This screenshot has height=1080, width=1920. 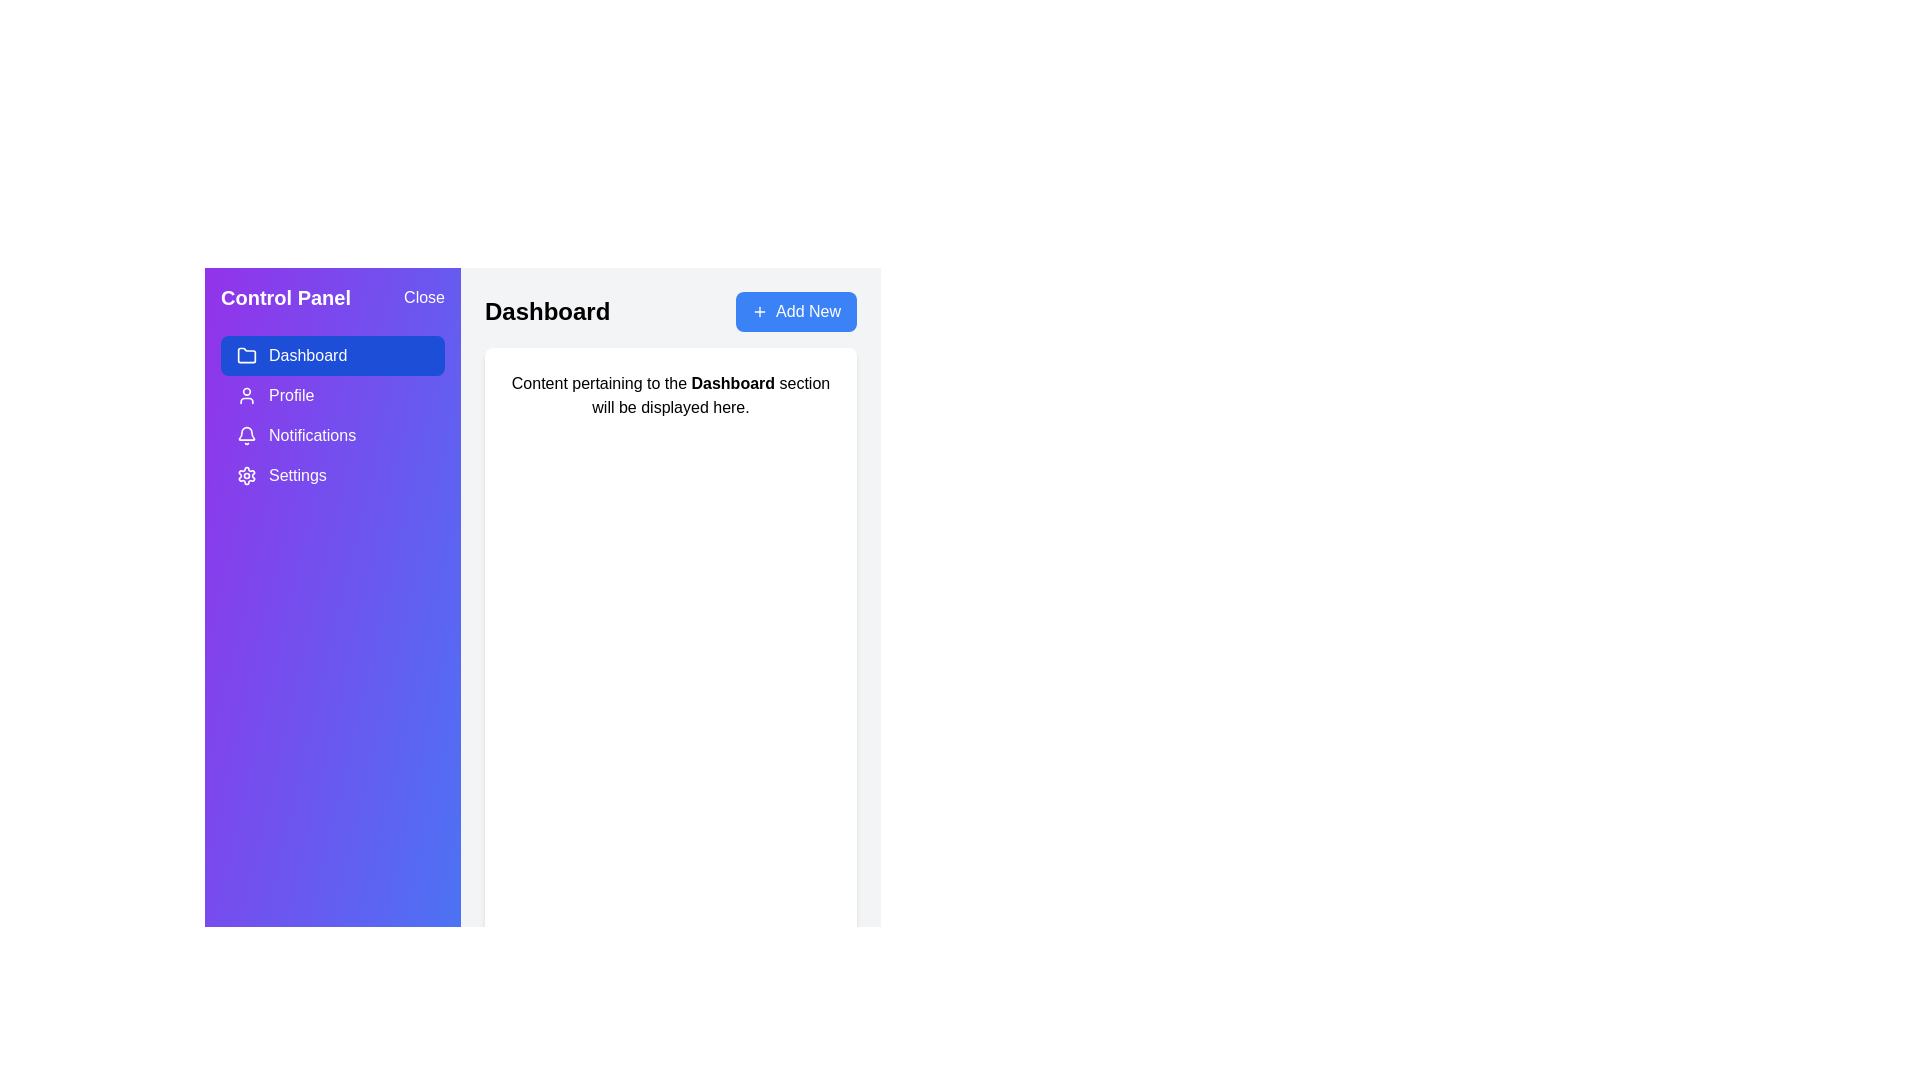 What do you see at coordinates (795, 312) in the screenshot?
I see `'Add New' button to initiate the action` at bounding box center [795, 312].